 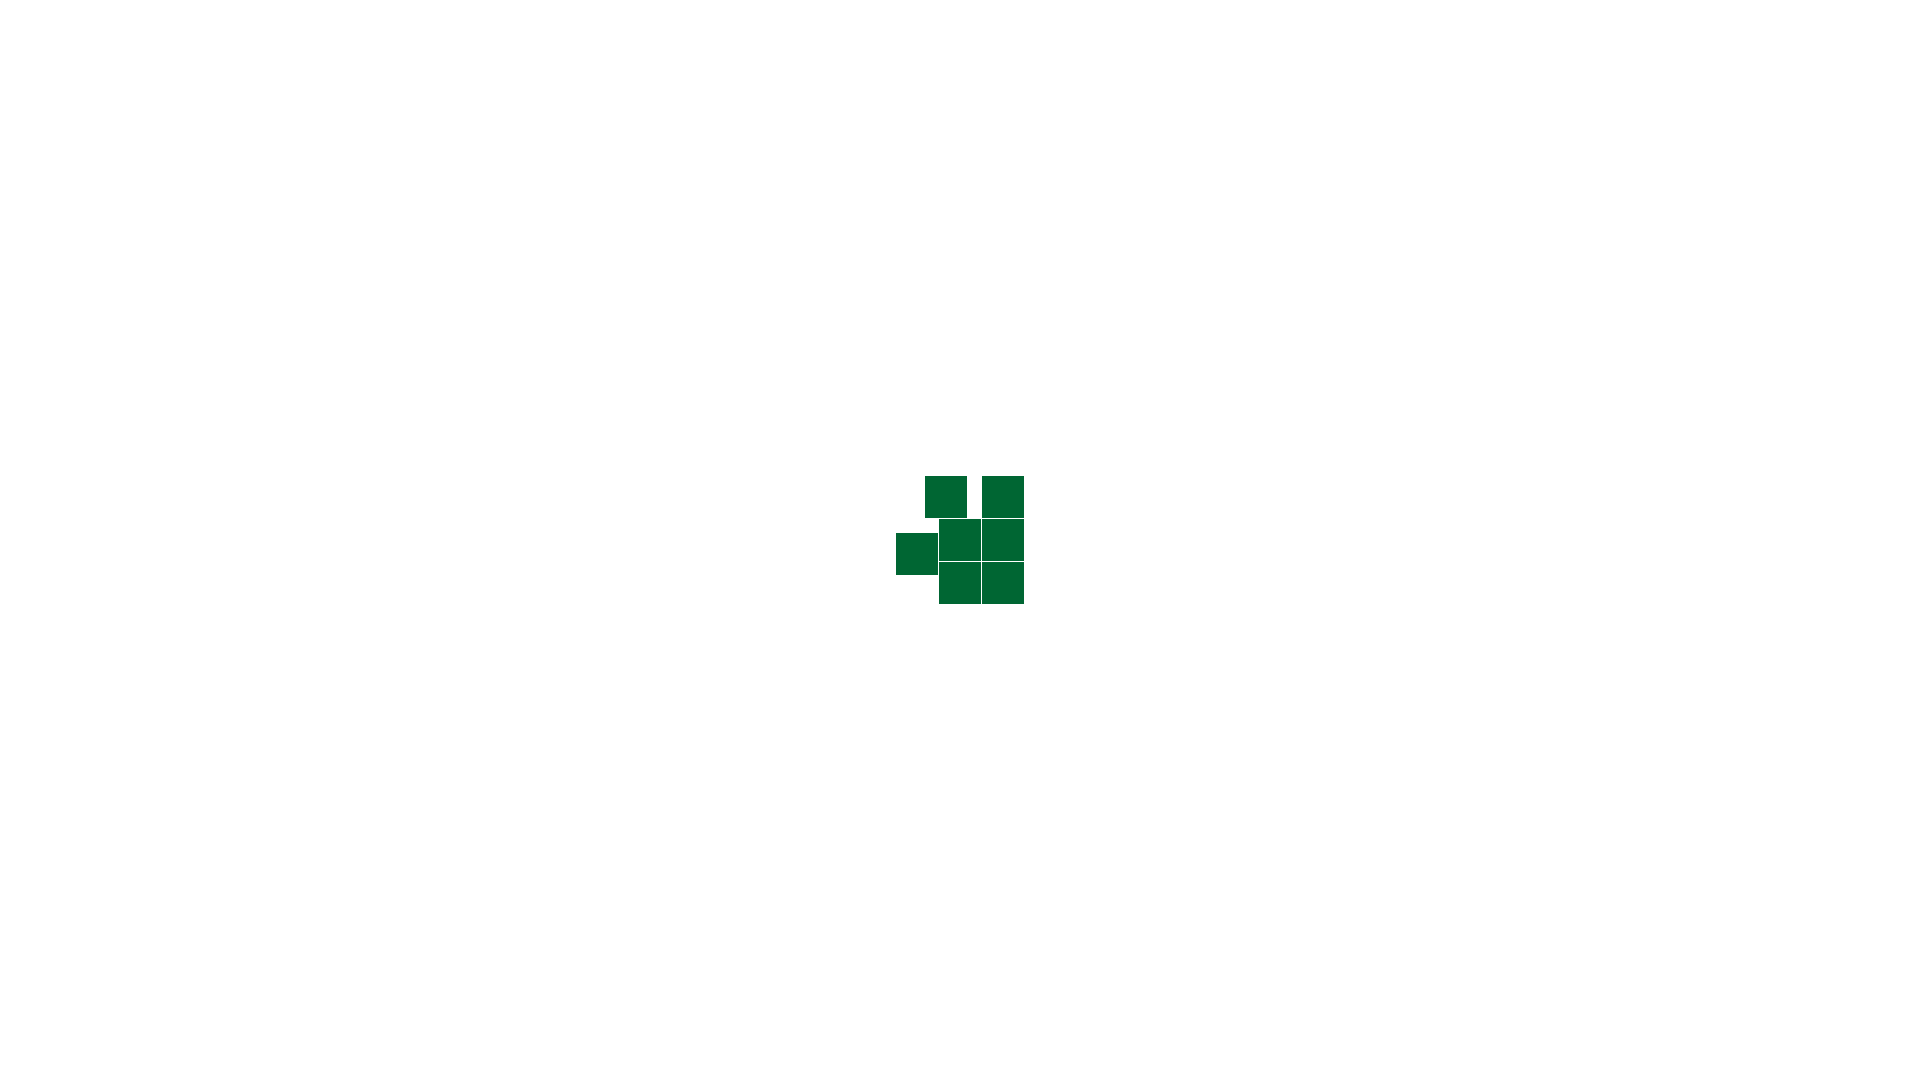 I want to click on 'ABOUT US', so click(x=819, y=84).